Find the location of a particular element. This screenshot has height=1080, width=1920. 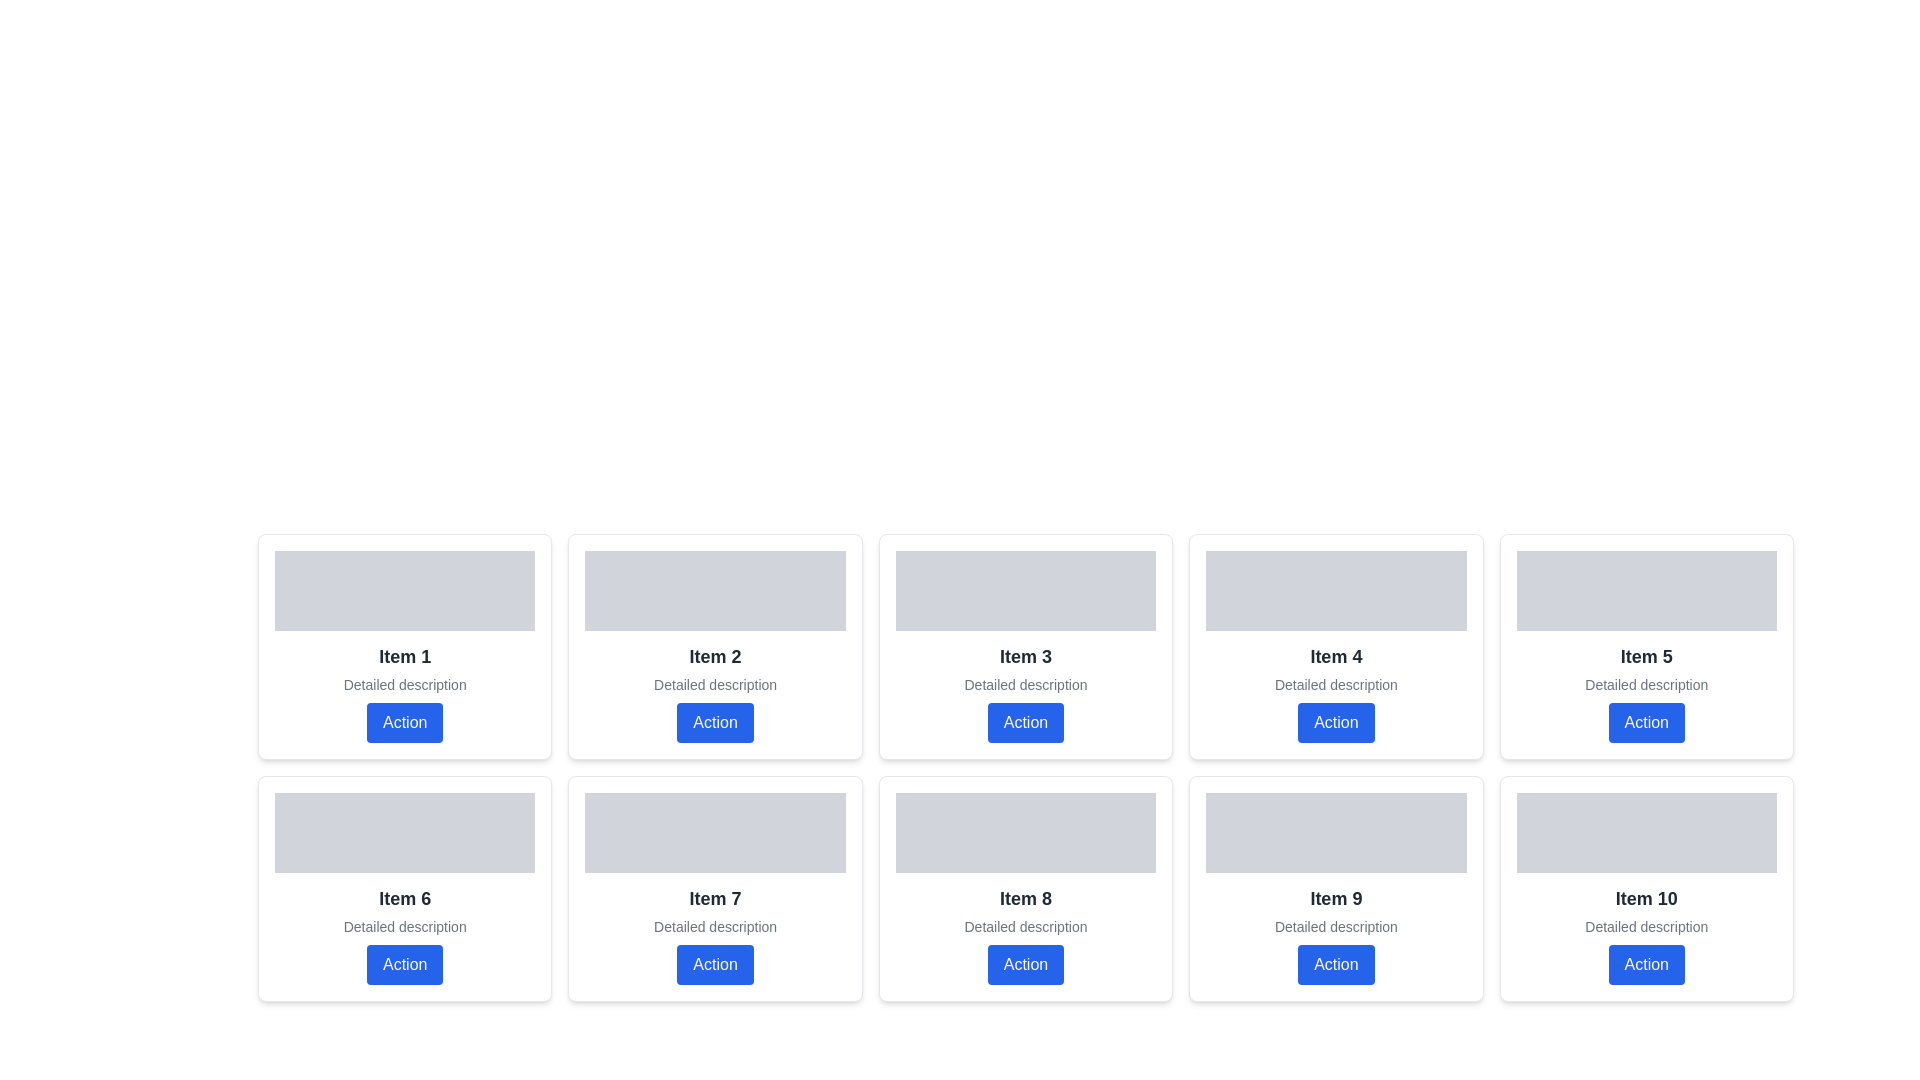

text label that serves as the title for the card located in the second row and fourth column of the grid layout is located at coordinates (1026, 897).